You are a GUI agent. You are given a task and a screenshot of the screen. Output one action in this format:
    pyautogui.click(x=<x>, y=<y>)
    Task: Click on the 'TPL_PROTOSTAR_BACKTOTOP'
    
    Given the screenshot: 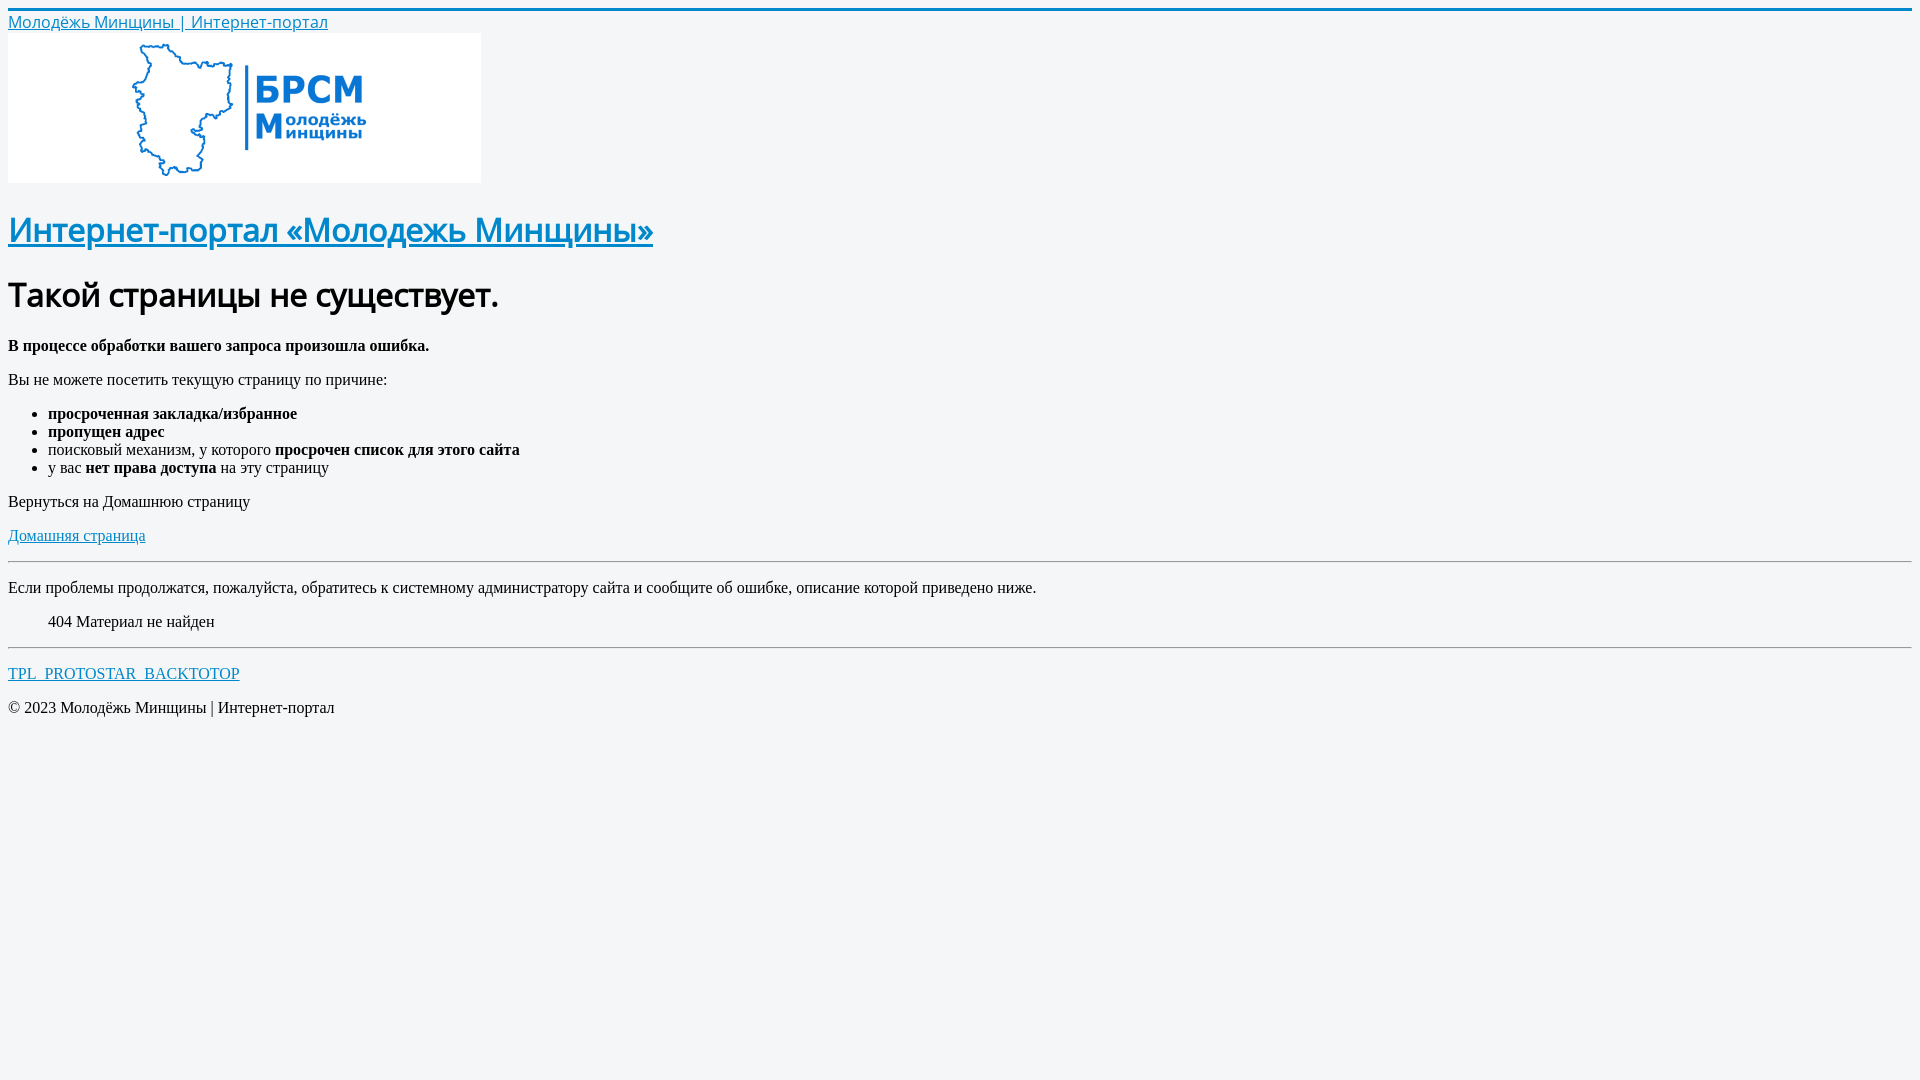 What is the action you would take?
    pyautogui.click(x=123, y=673)
    